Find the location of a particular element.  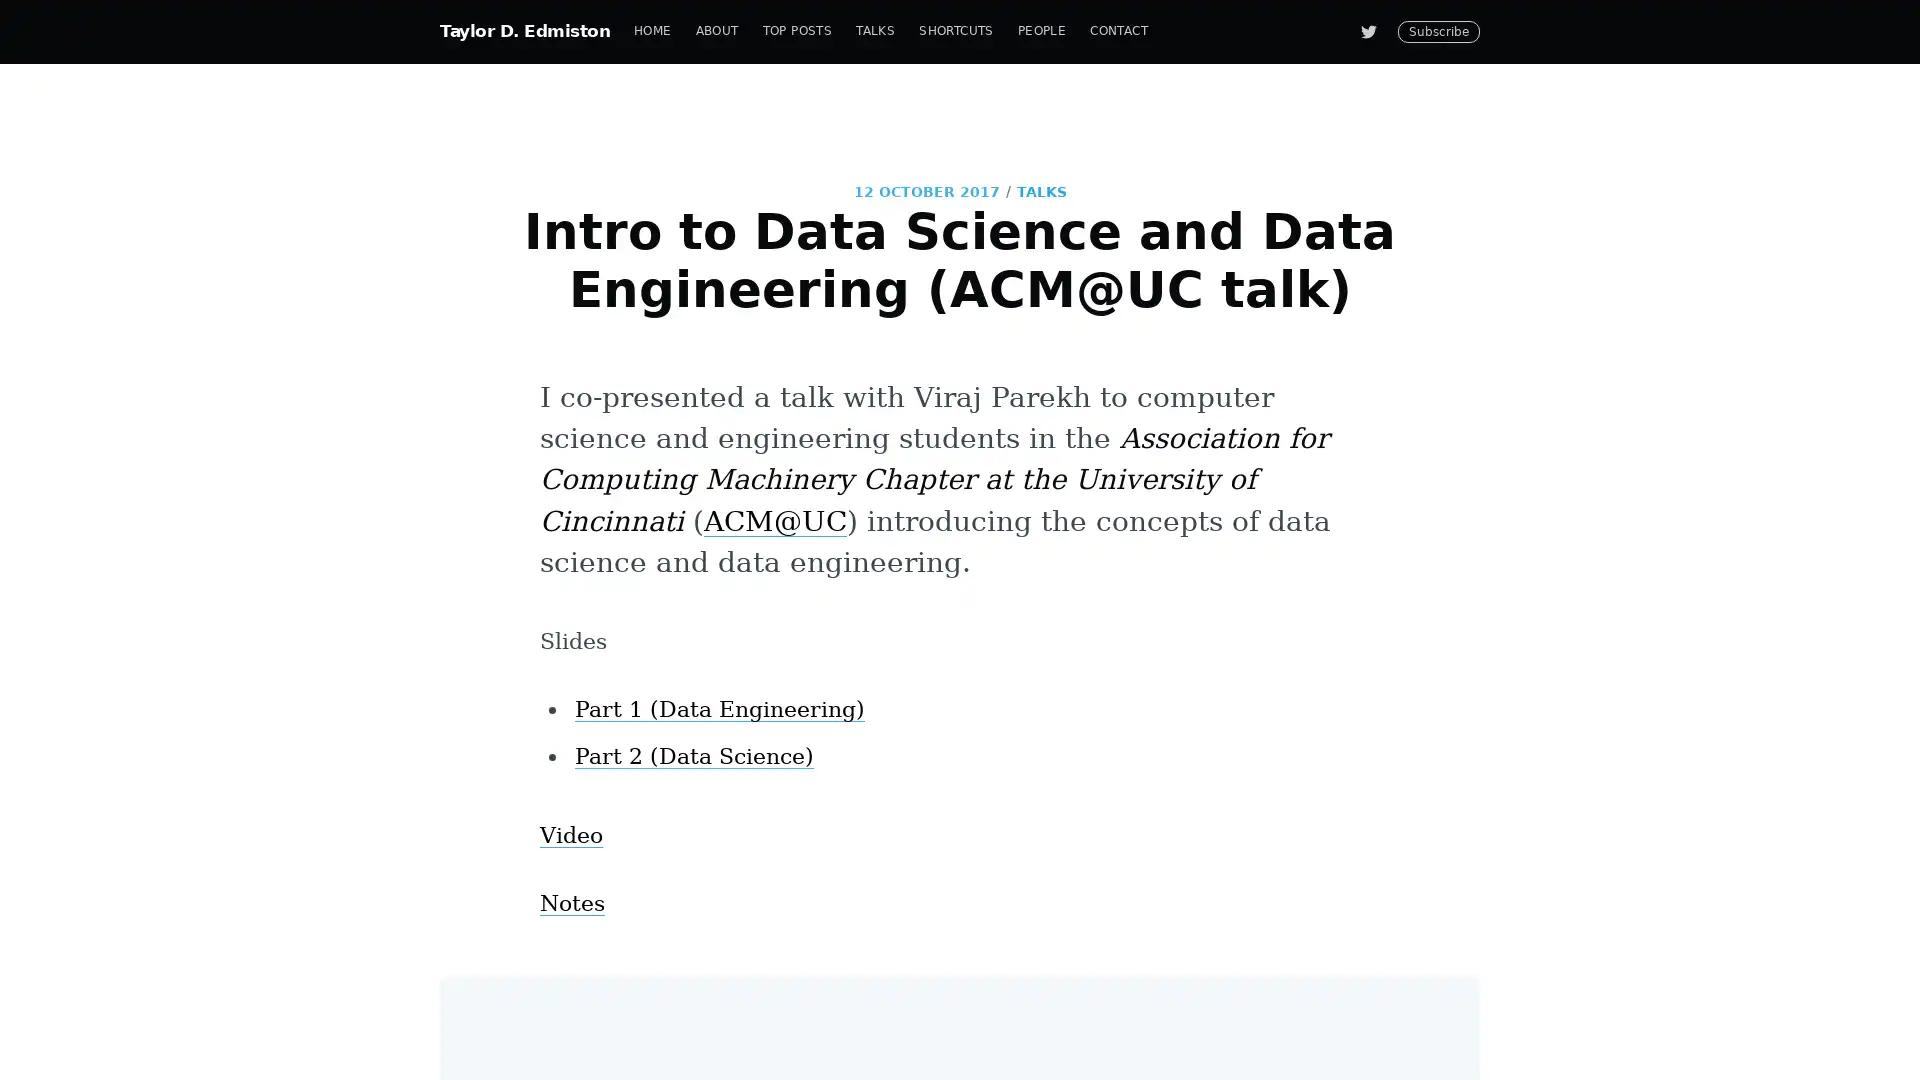

Subscribe is located at coordinates (1142, 613).